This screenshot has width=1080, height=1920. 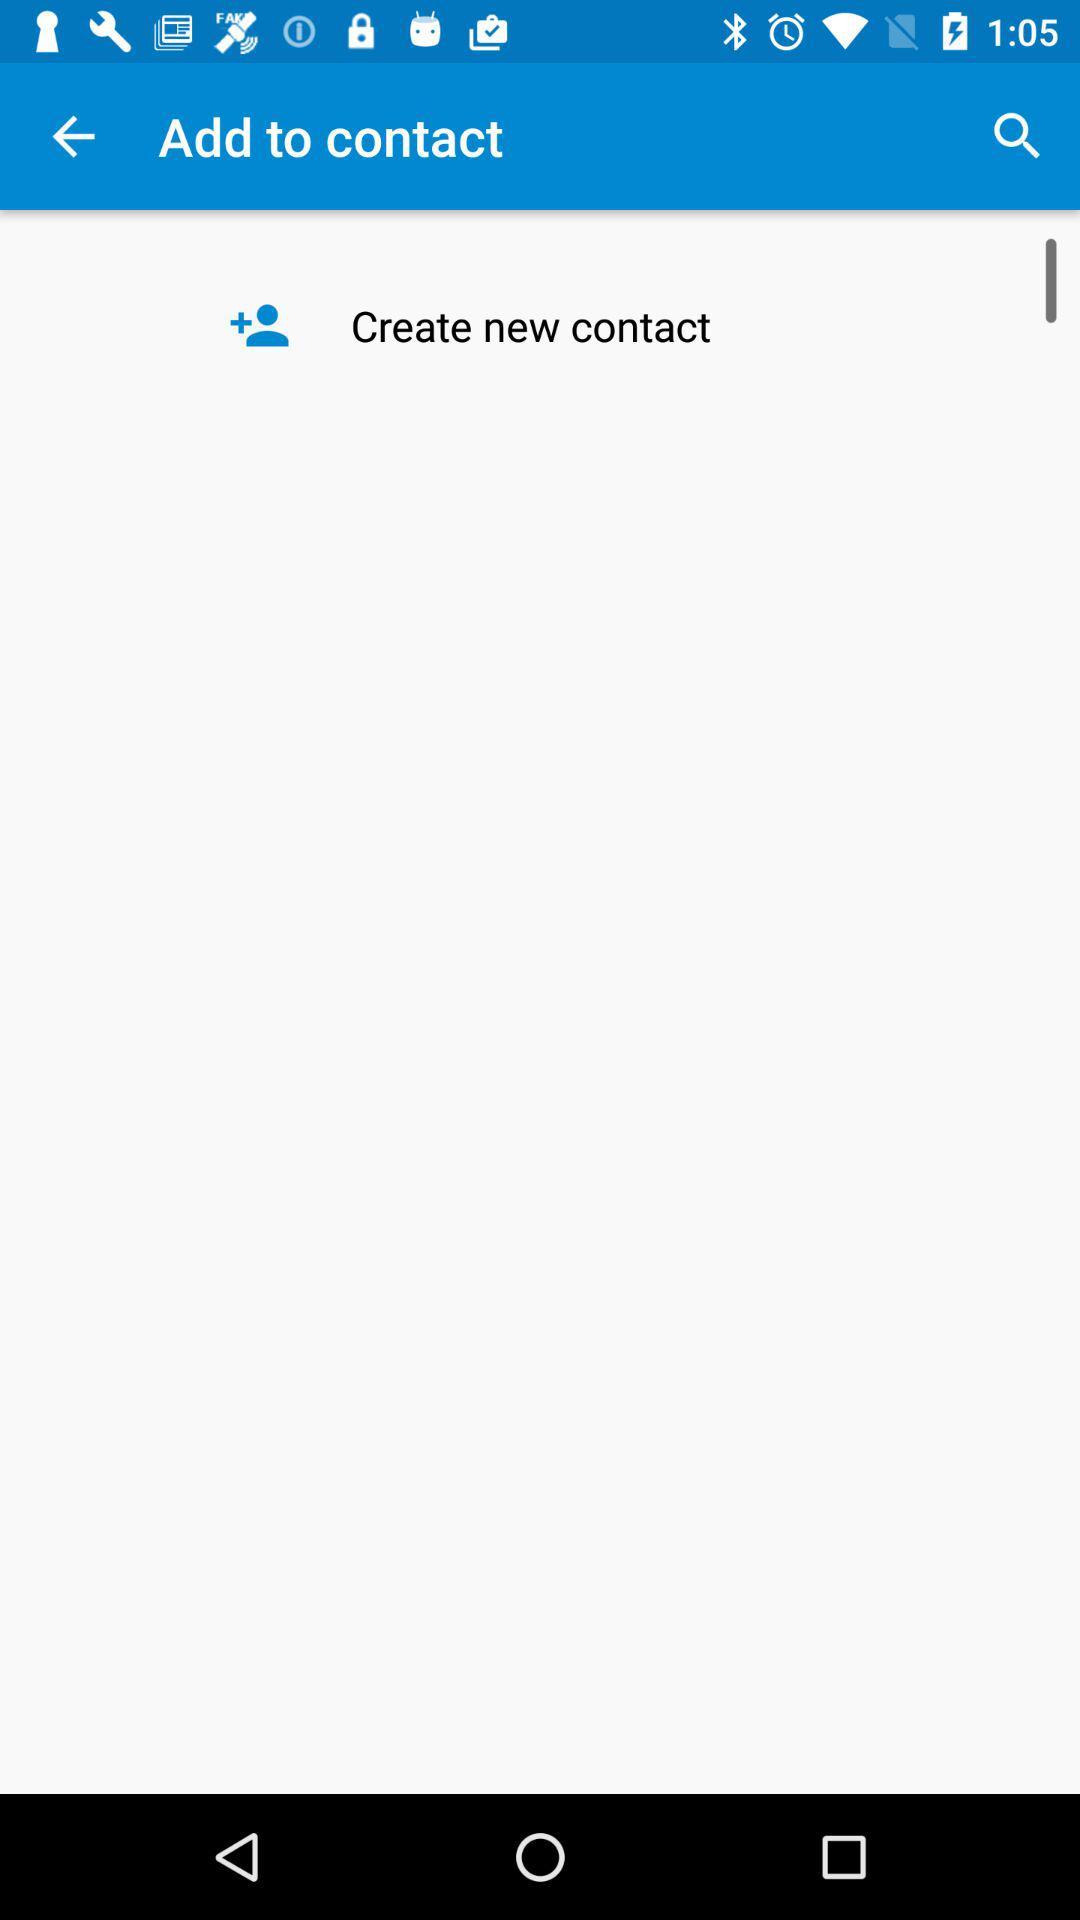 I want to click on item next to the add to contact item, so click(x=1017, y=135).